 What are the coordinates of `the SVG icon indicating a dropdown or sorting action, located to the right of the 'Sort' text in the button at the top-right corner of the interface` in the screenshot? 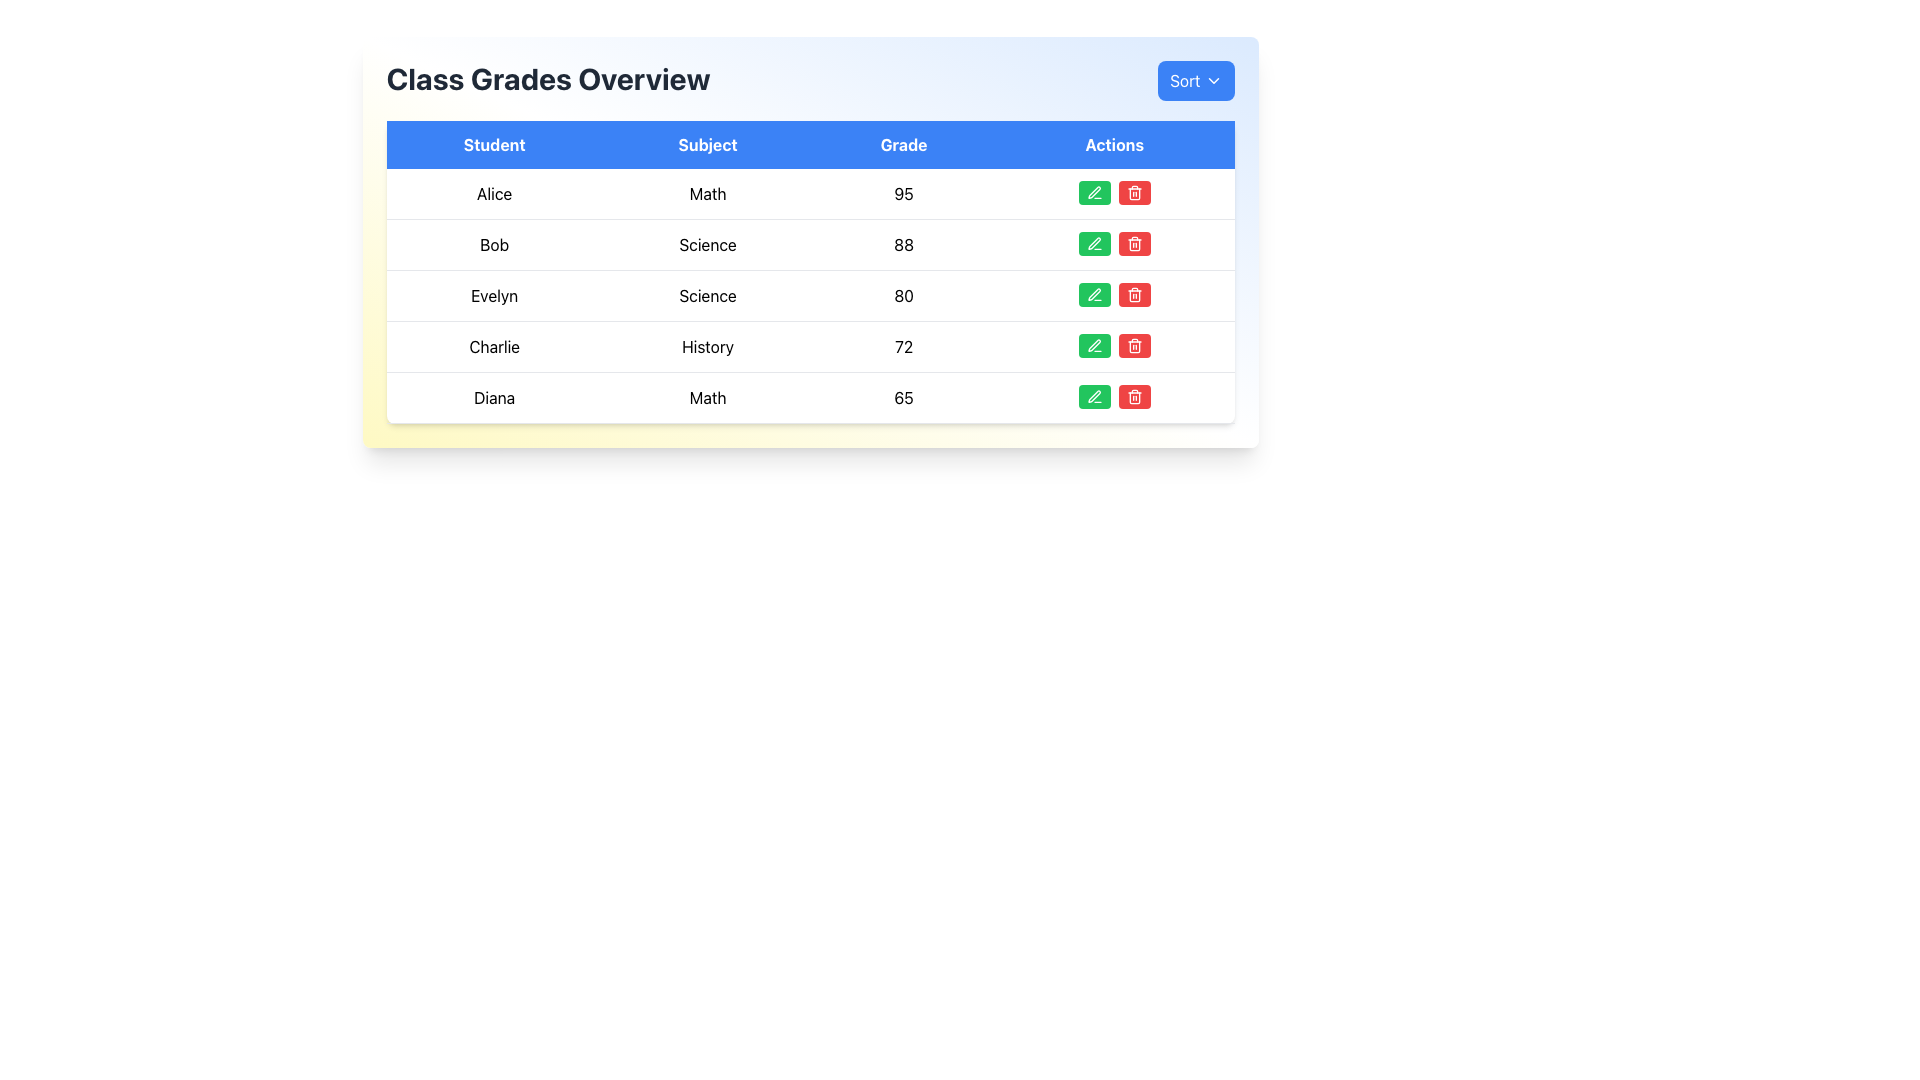 It's located at (1212, 80).